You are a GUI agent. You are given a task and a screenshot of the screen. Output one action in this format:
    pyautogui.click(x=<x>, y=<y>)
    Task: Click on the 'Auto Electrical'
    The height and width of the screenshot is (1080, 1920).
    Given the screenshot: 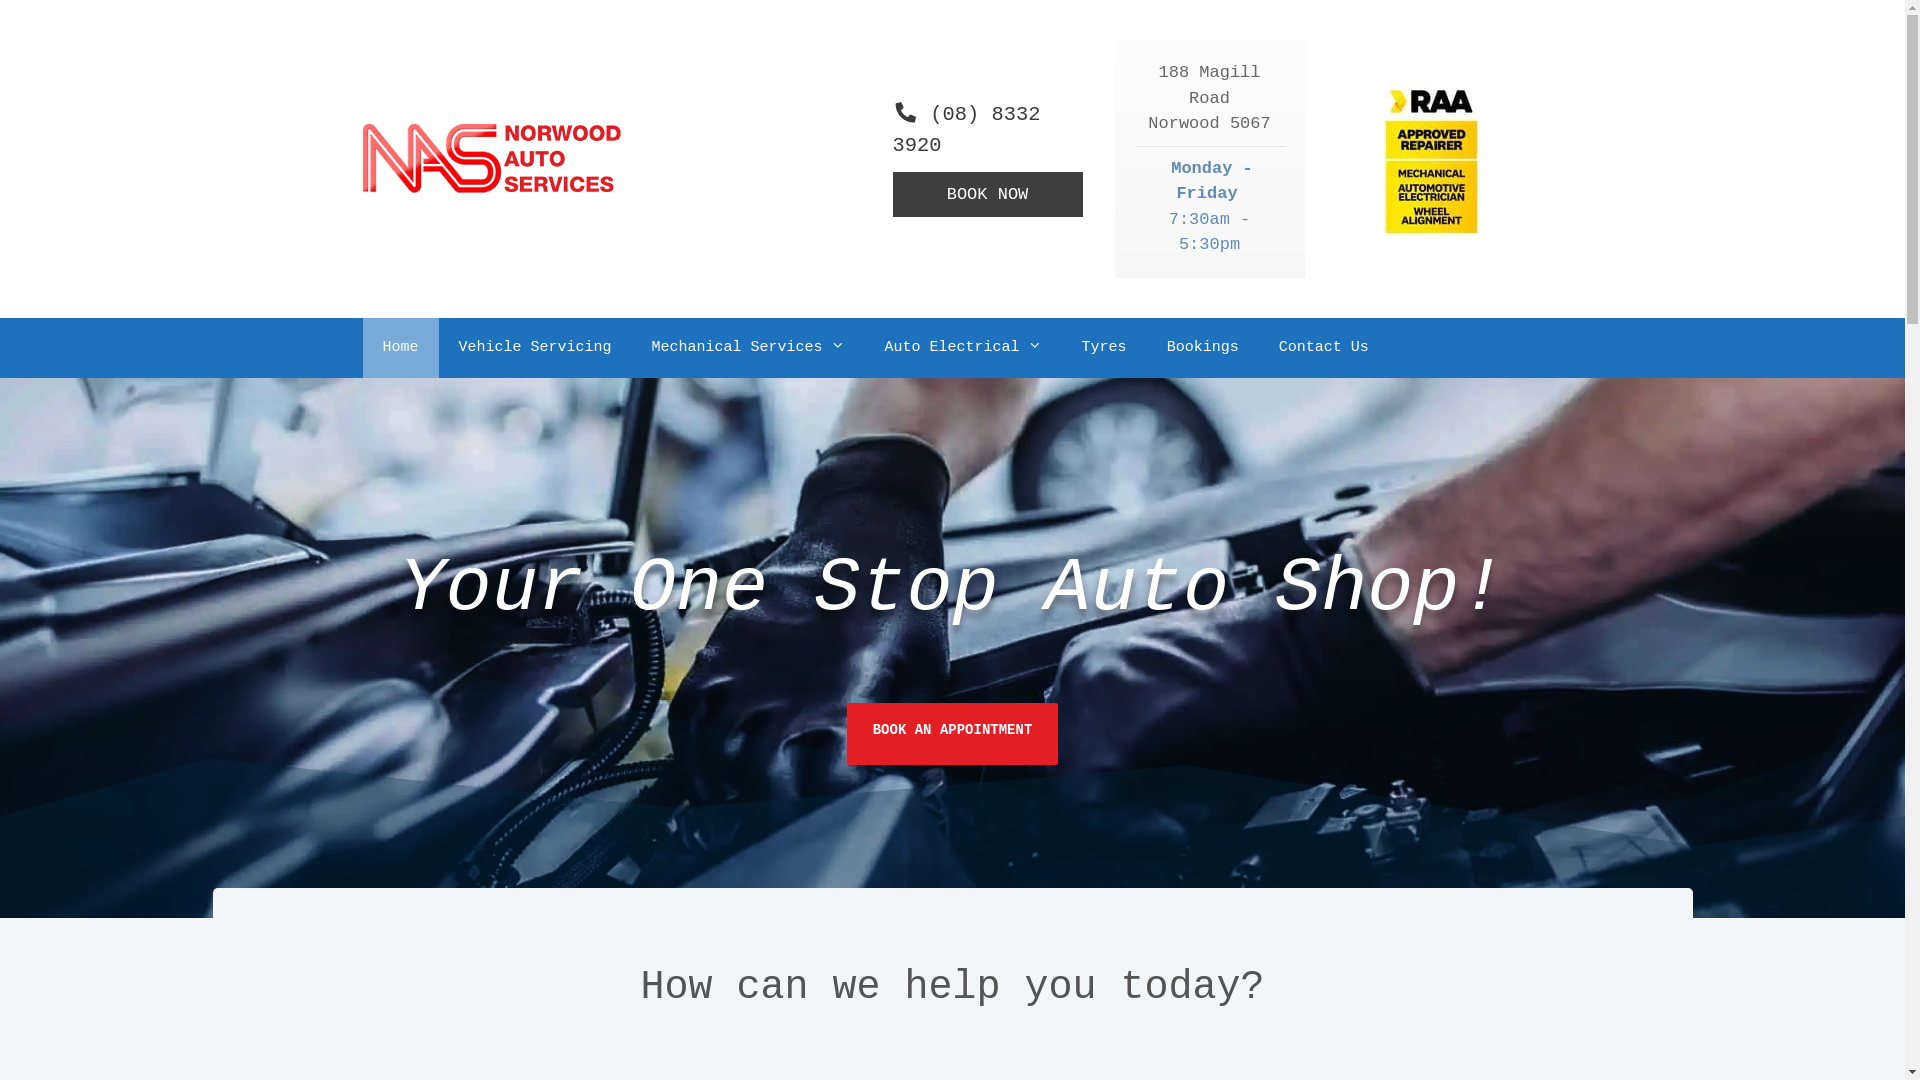 What is the action you would take?
    pyautogui.click(x=864, y=346)
    